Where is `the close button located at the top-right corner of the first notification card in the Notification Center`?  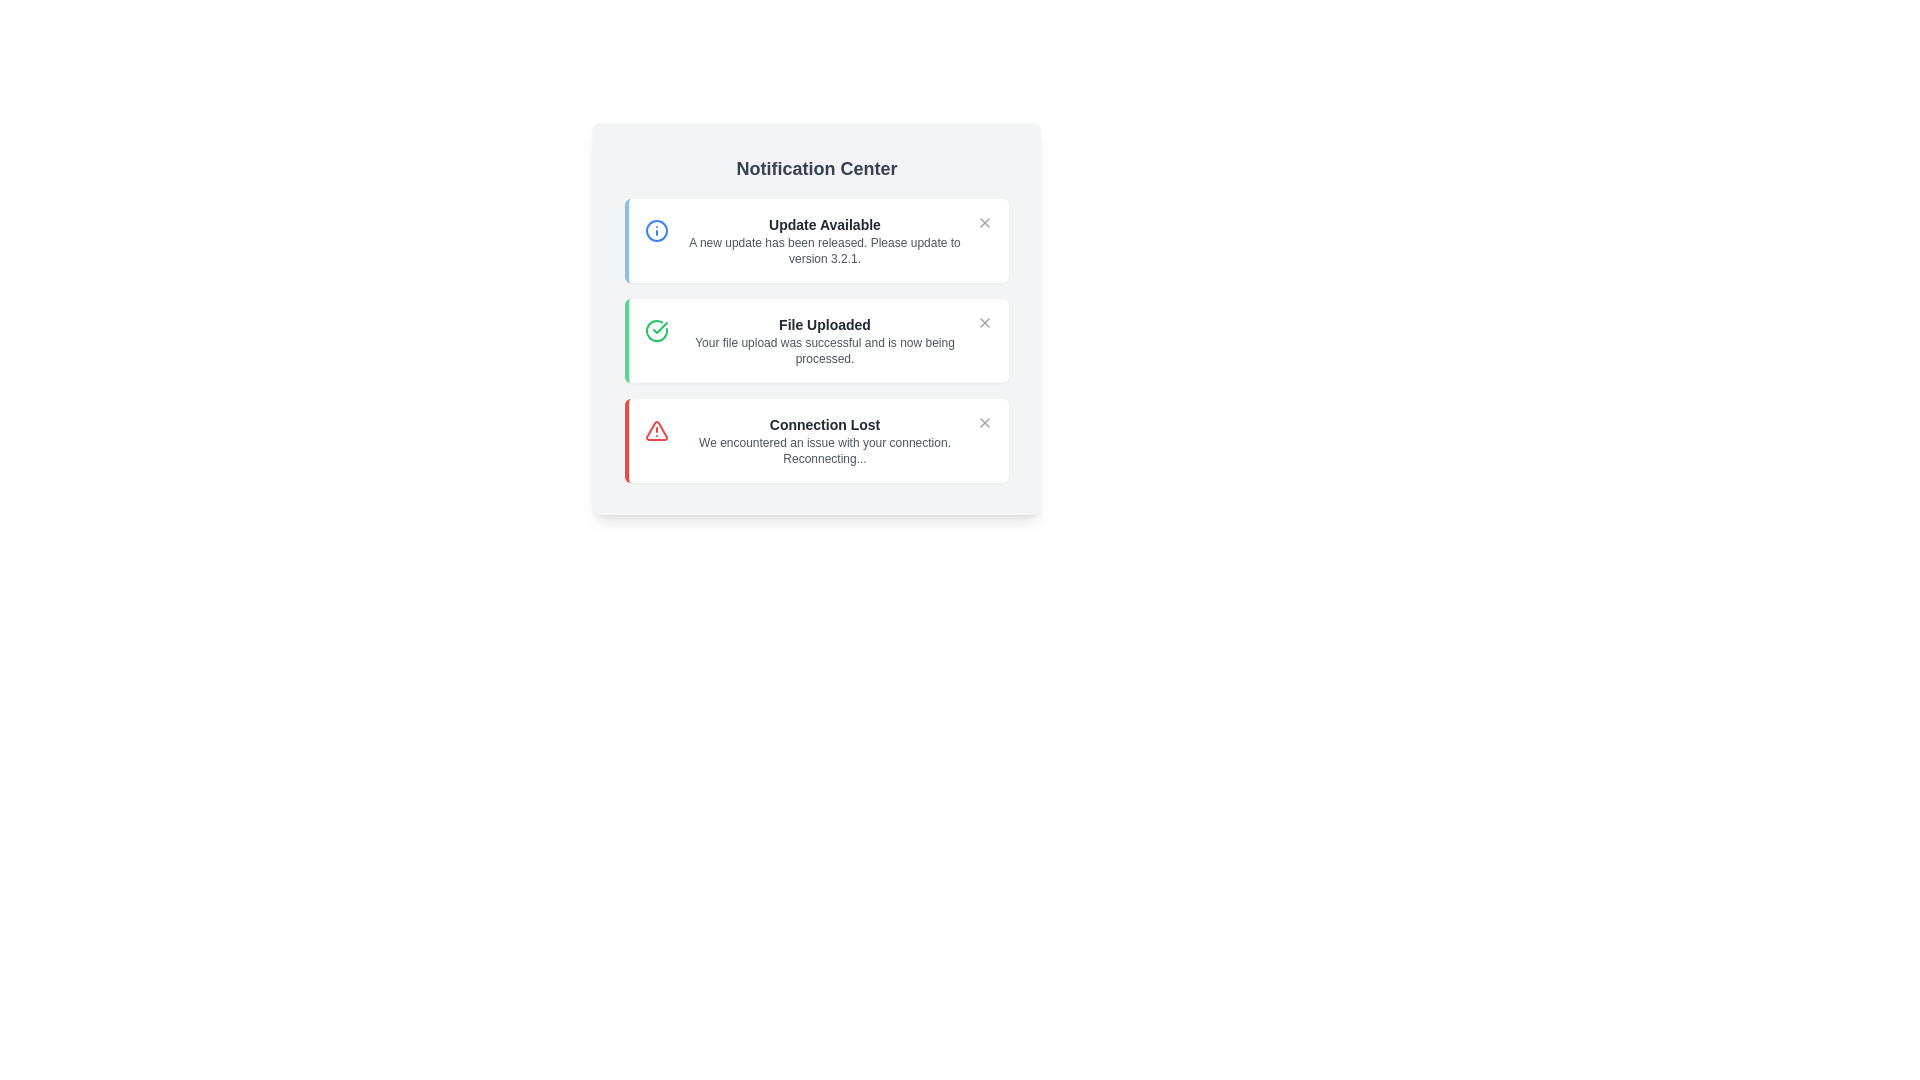
the close button located at the top-right corner of the first notification card in the Notification Center is located at coordinates (984, 223).